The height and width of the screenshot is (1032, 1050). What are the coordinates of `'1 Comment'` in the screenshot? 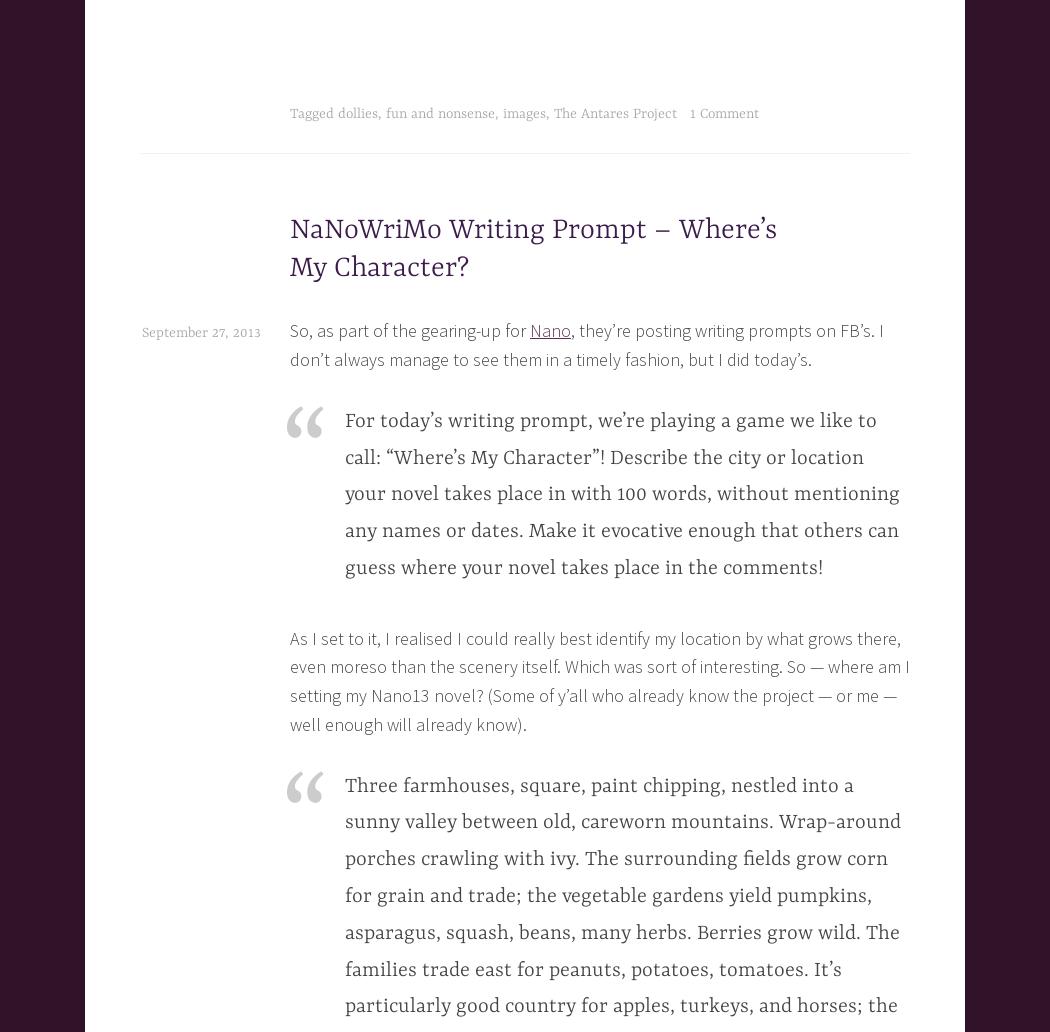 It's located at (722, 114).